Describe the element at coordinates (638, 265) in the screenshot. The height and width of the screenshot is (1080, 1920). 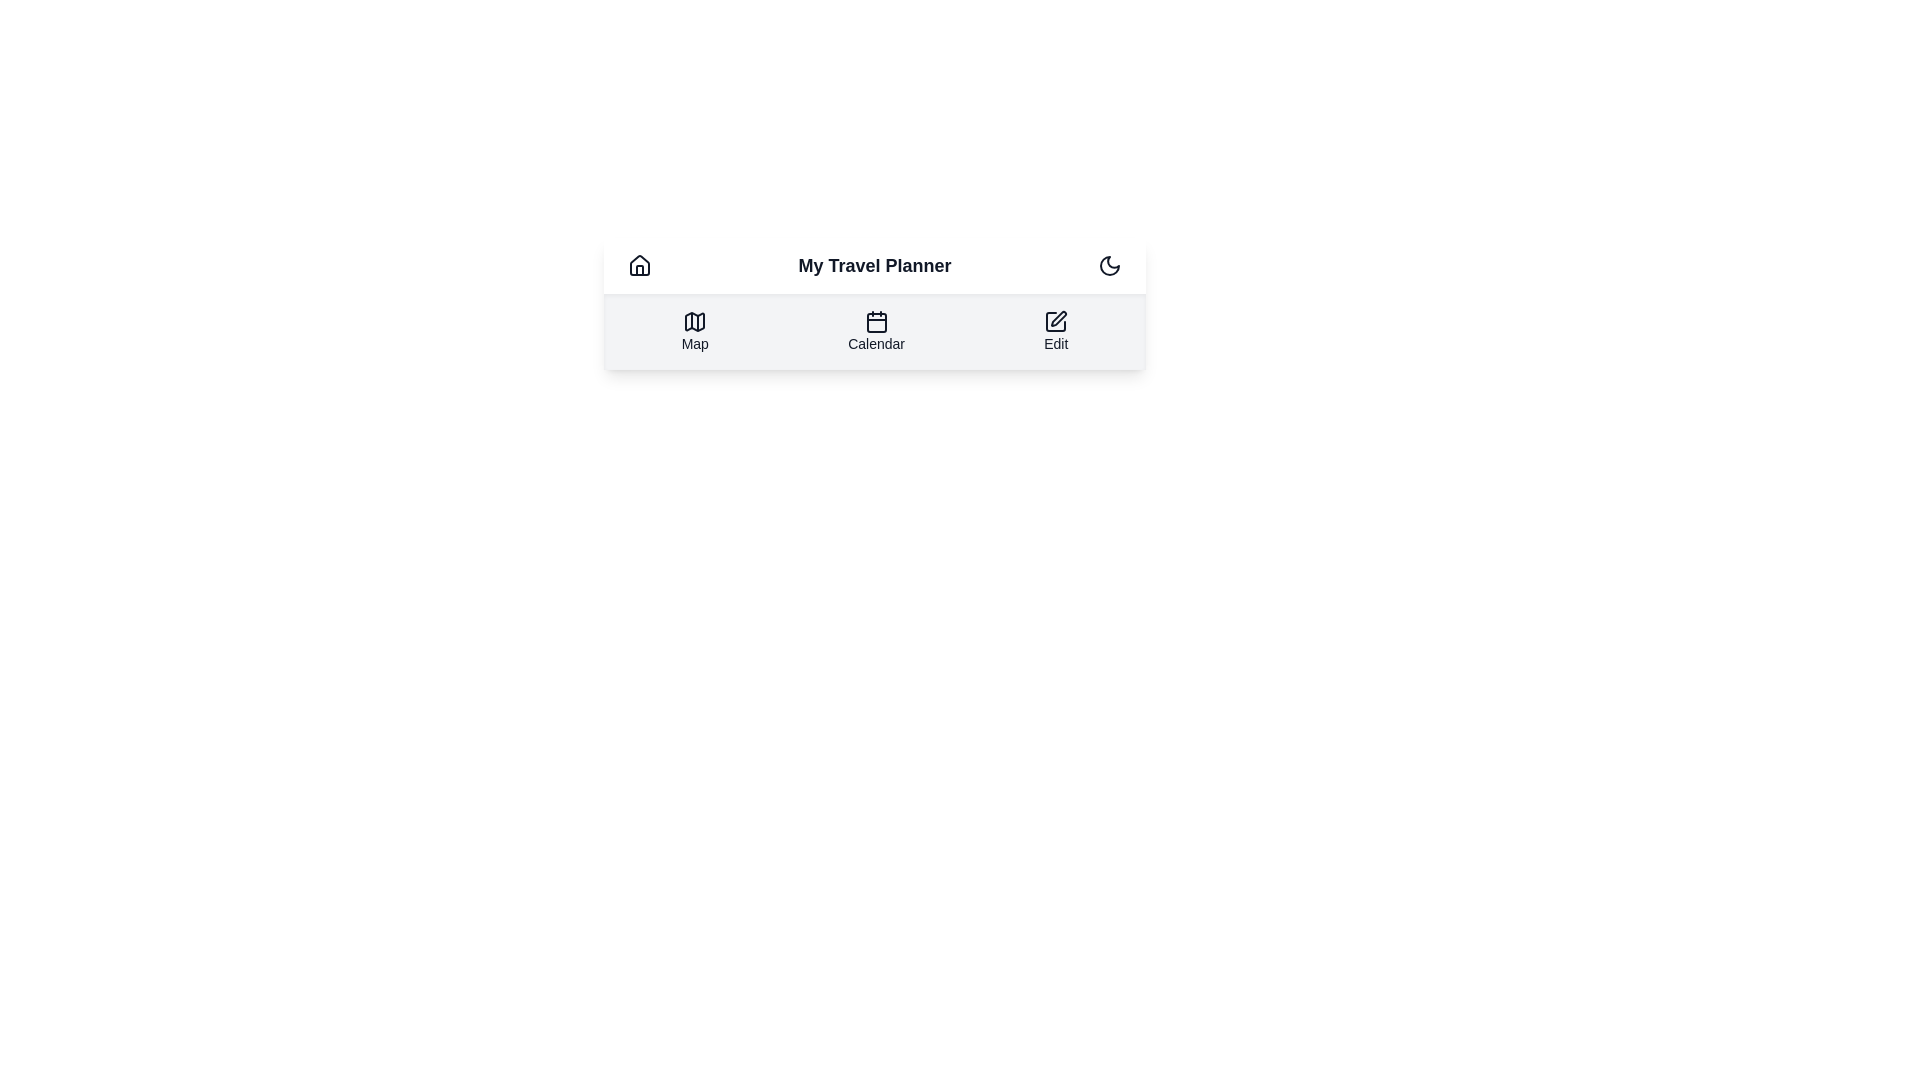
I see `the home button to toggle the menu visibility` at that location.